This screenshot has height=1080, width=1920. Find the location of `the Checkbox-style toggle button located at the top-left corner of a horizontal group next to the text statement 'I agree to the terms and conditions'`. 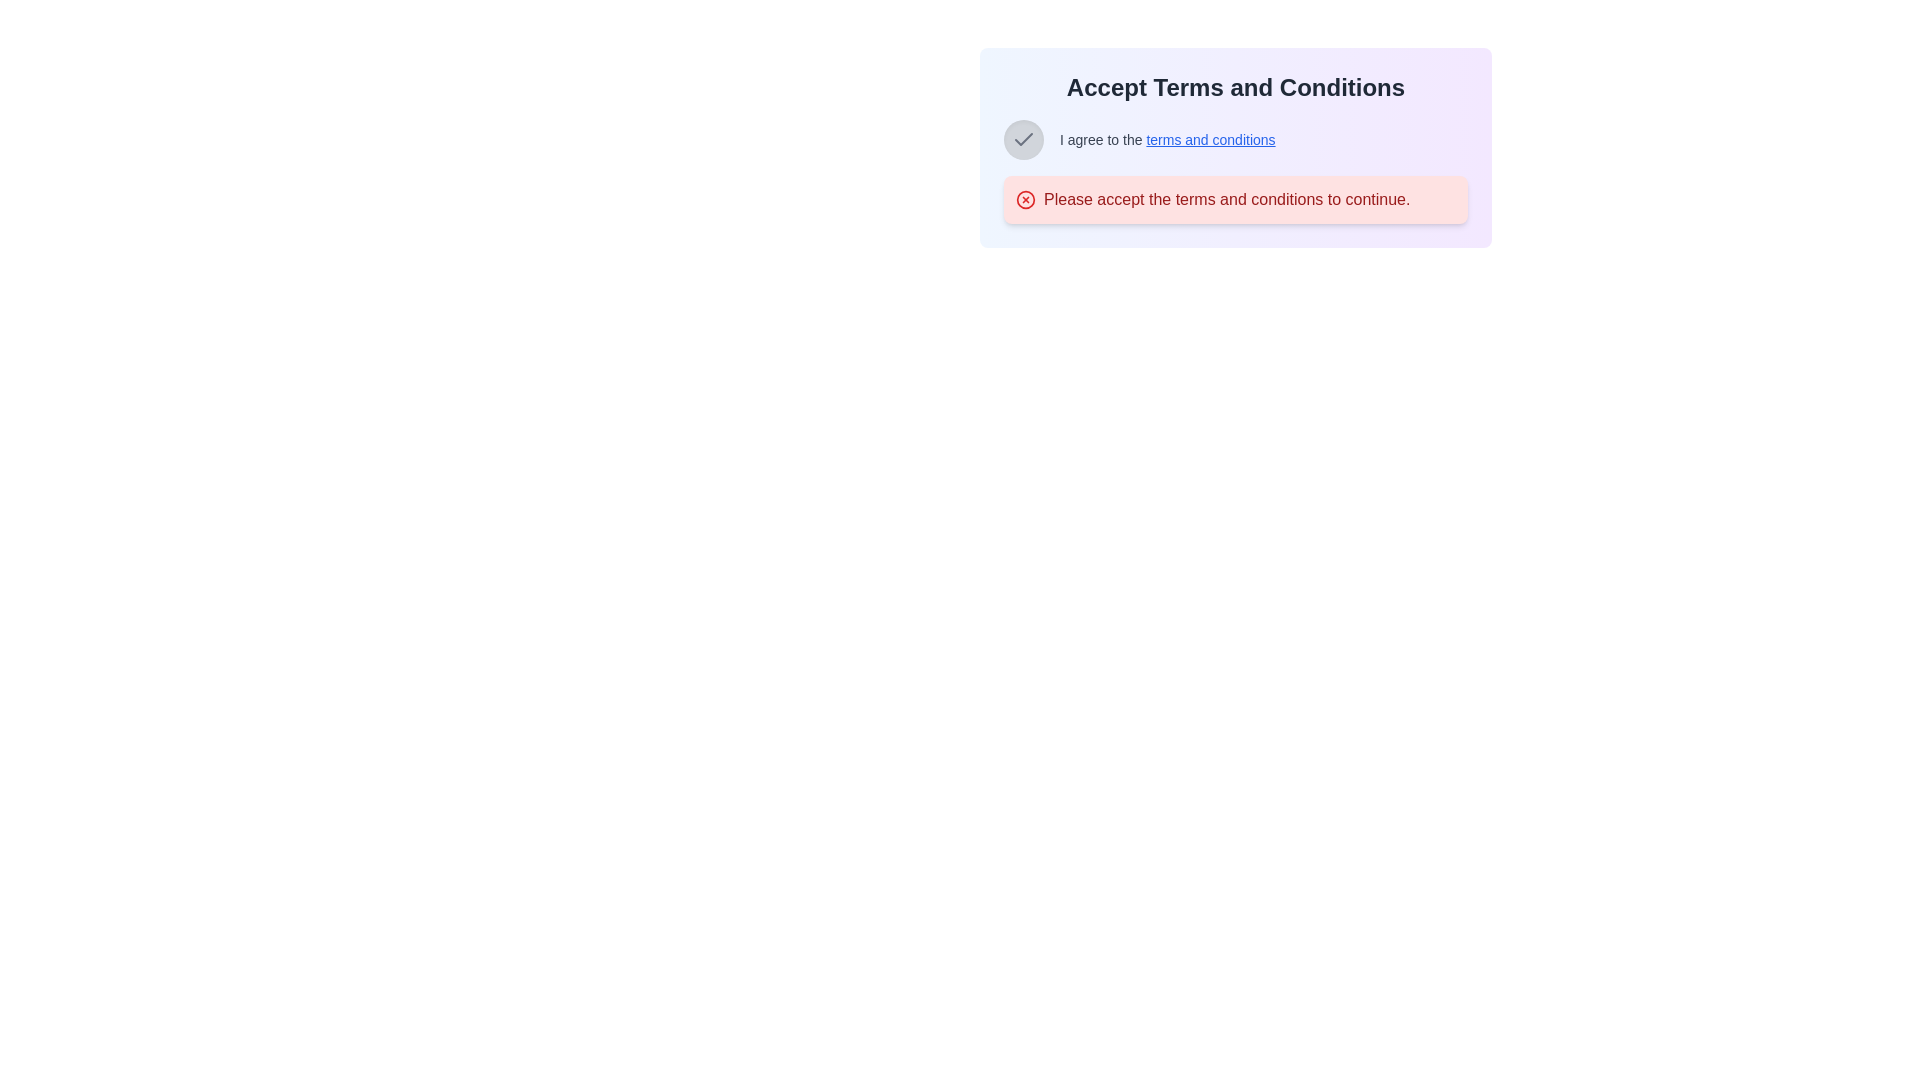

the Checkbox-style toggle button located at the top-left corner of a horizontal group next to the text statement 'I agree to the terms and conditions' is located at coordinates (1023, 138).